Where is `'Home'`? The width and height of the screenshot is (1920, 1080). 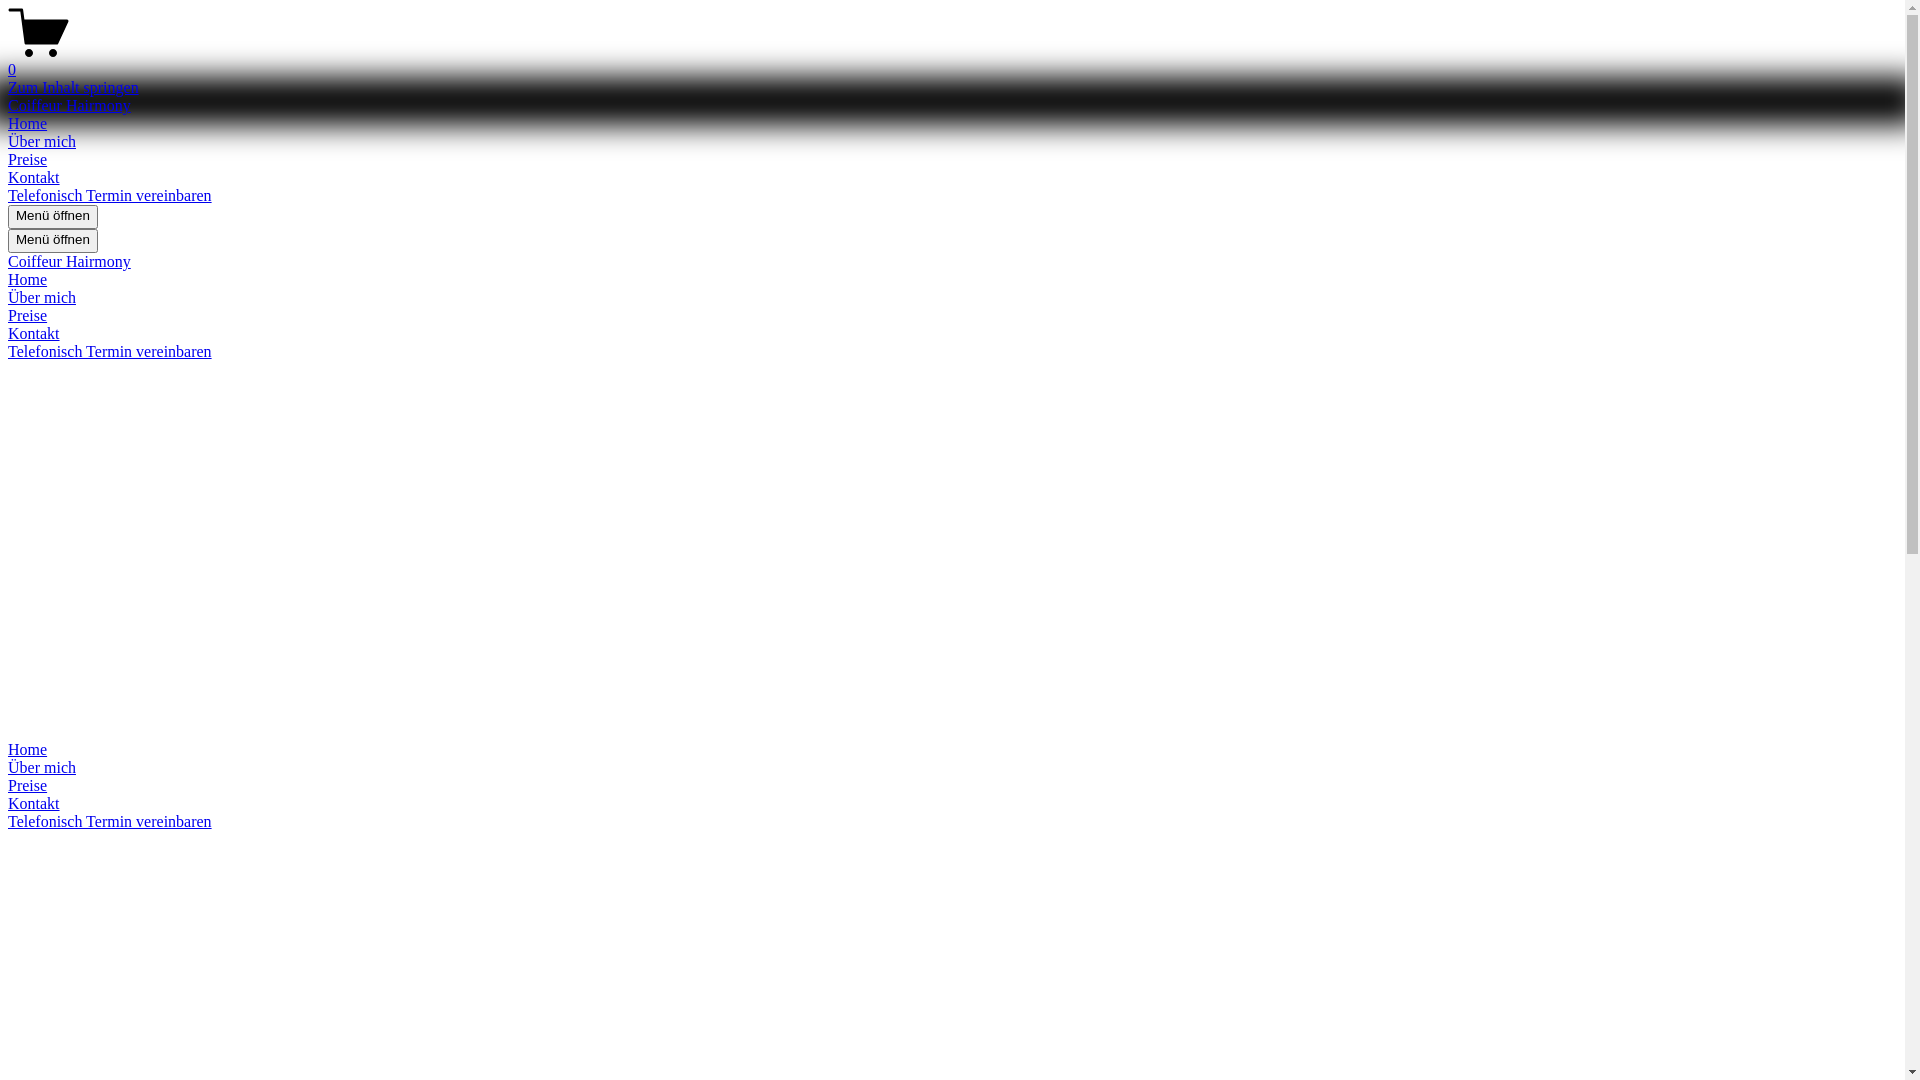 'Home' is located at coordinates (951, 749).